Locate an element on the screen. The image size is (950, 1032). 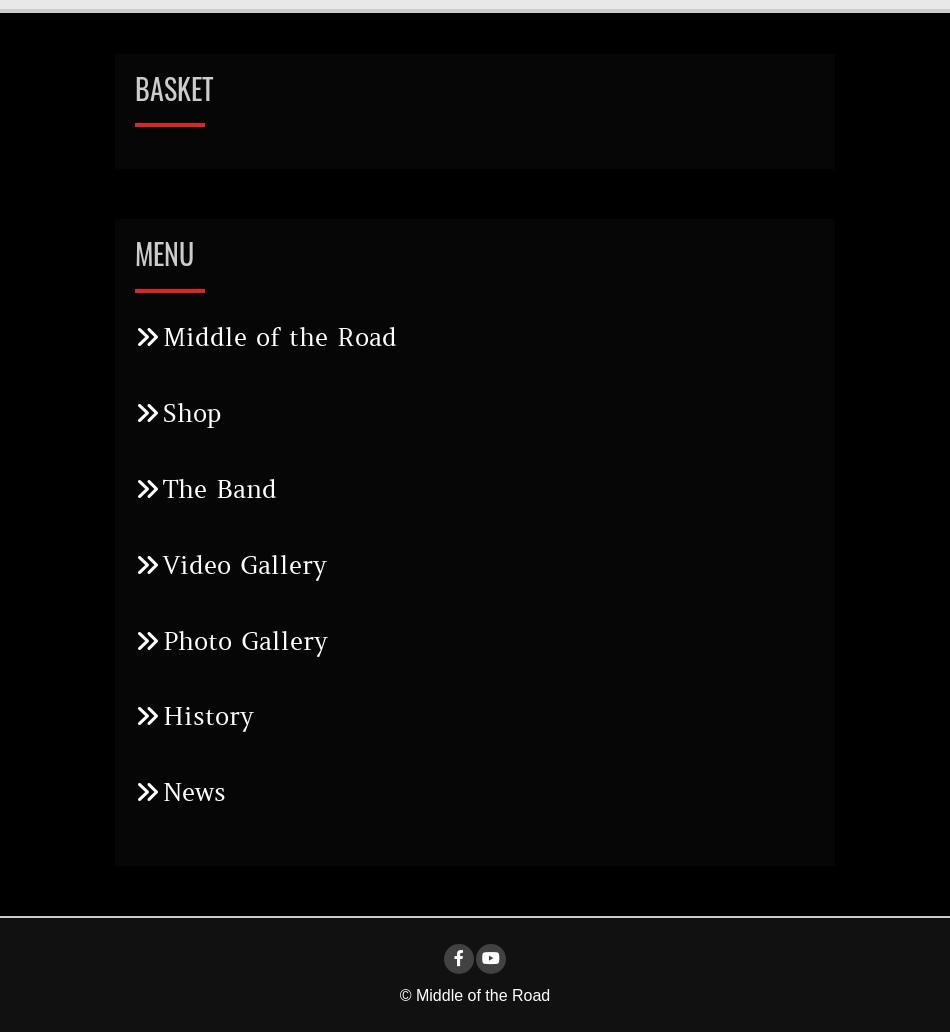
'The Band' is located at coordinates (220, 487).